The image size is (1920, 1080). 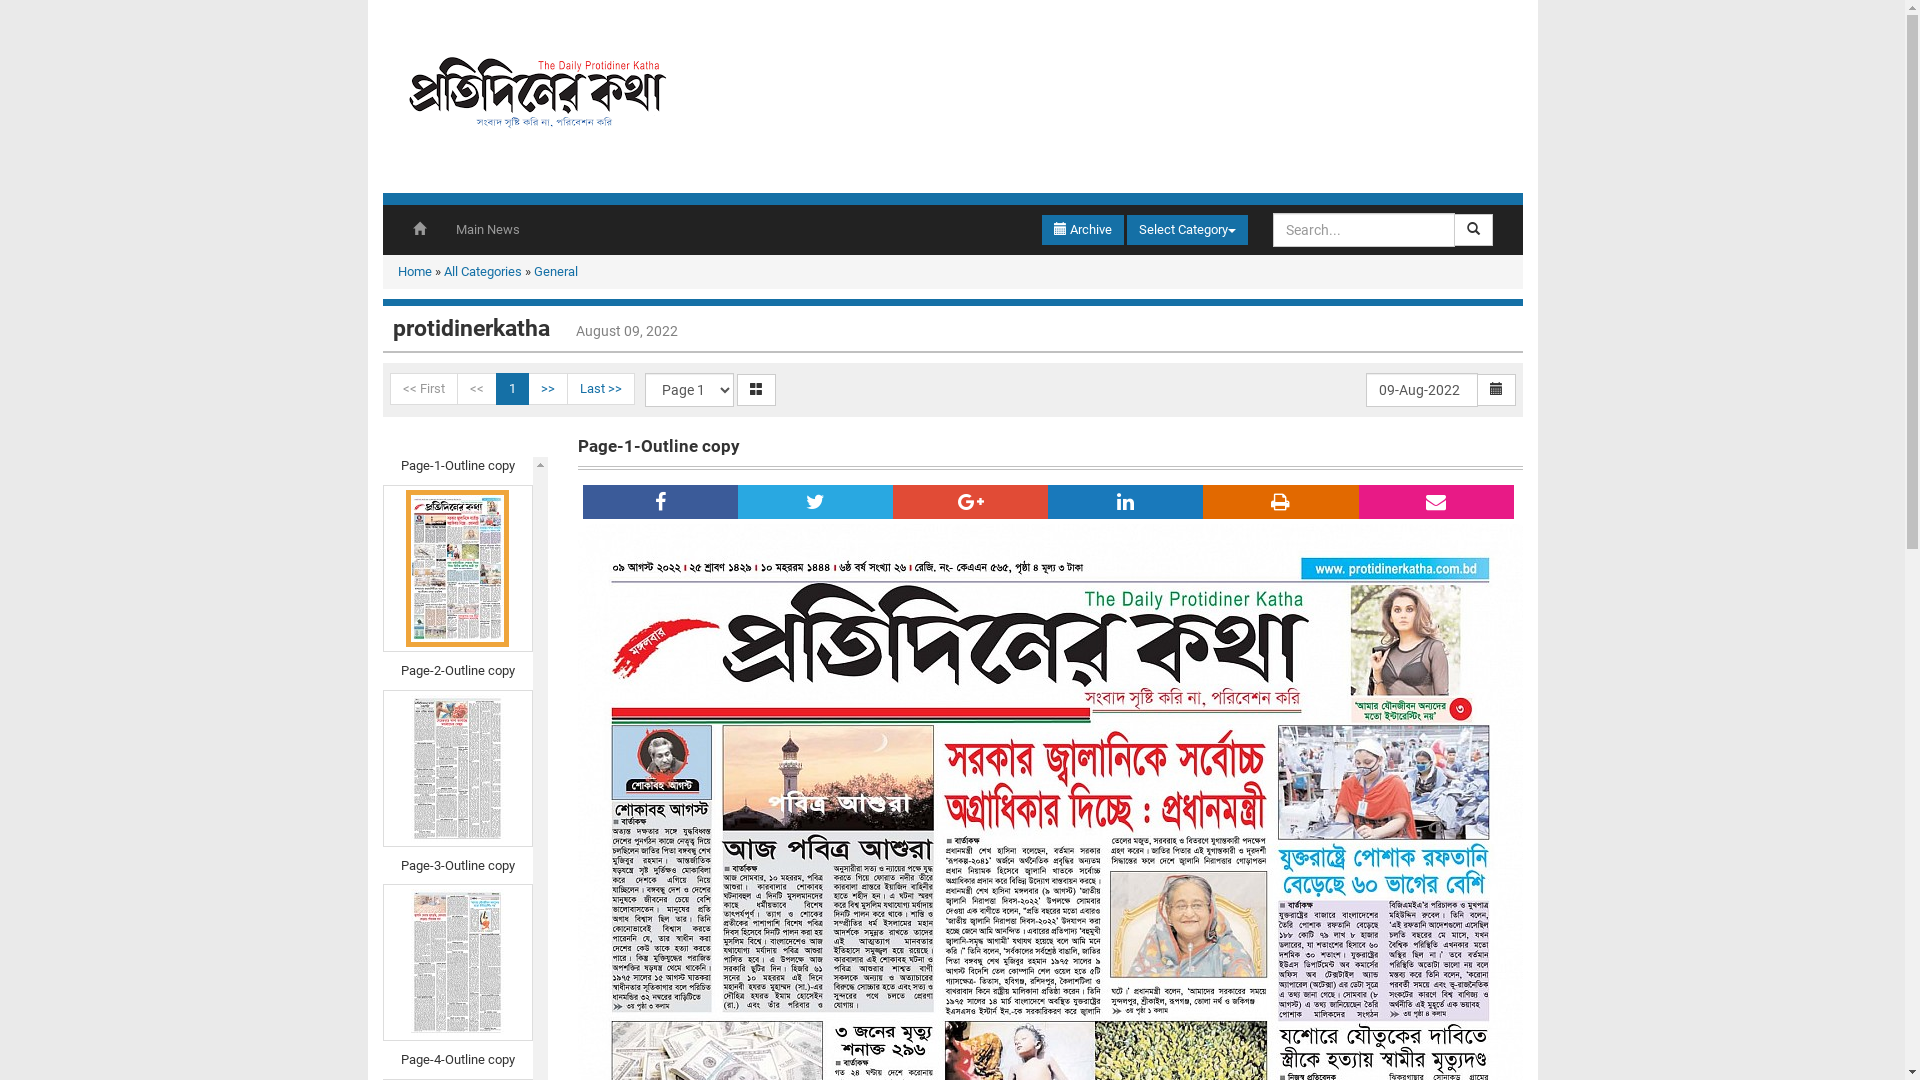 What do you see at coordinates (547, 389) in the screenshot?
I see `'>>'` at bounding box center [547, 389].